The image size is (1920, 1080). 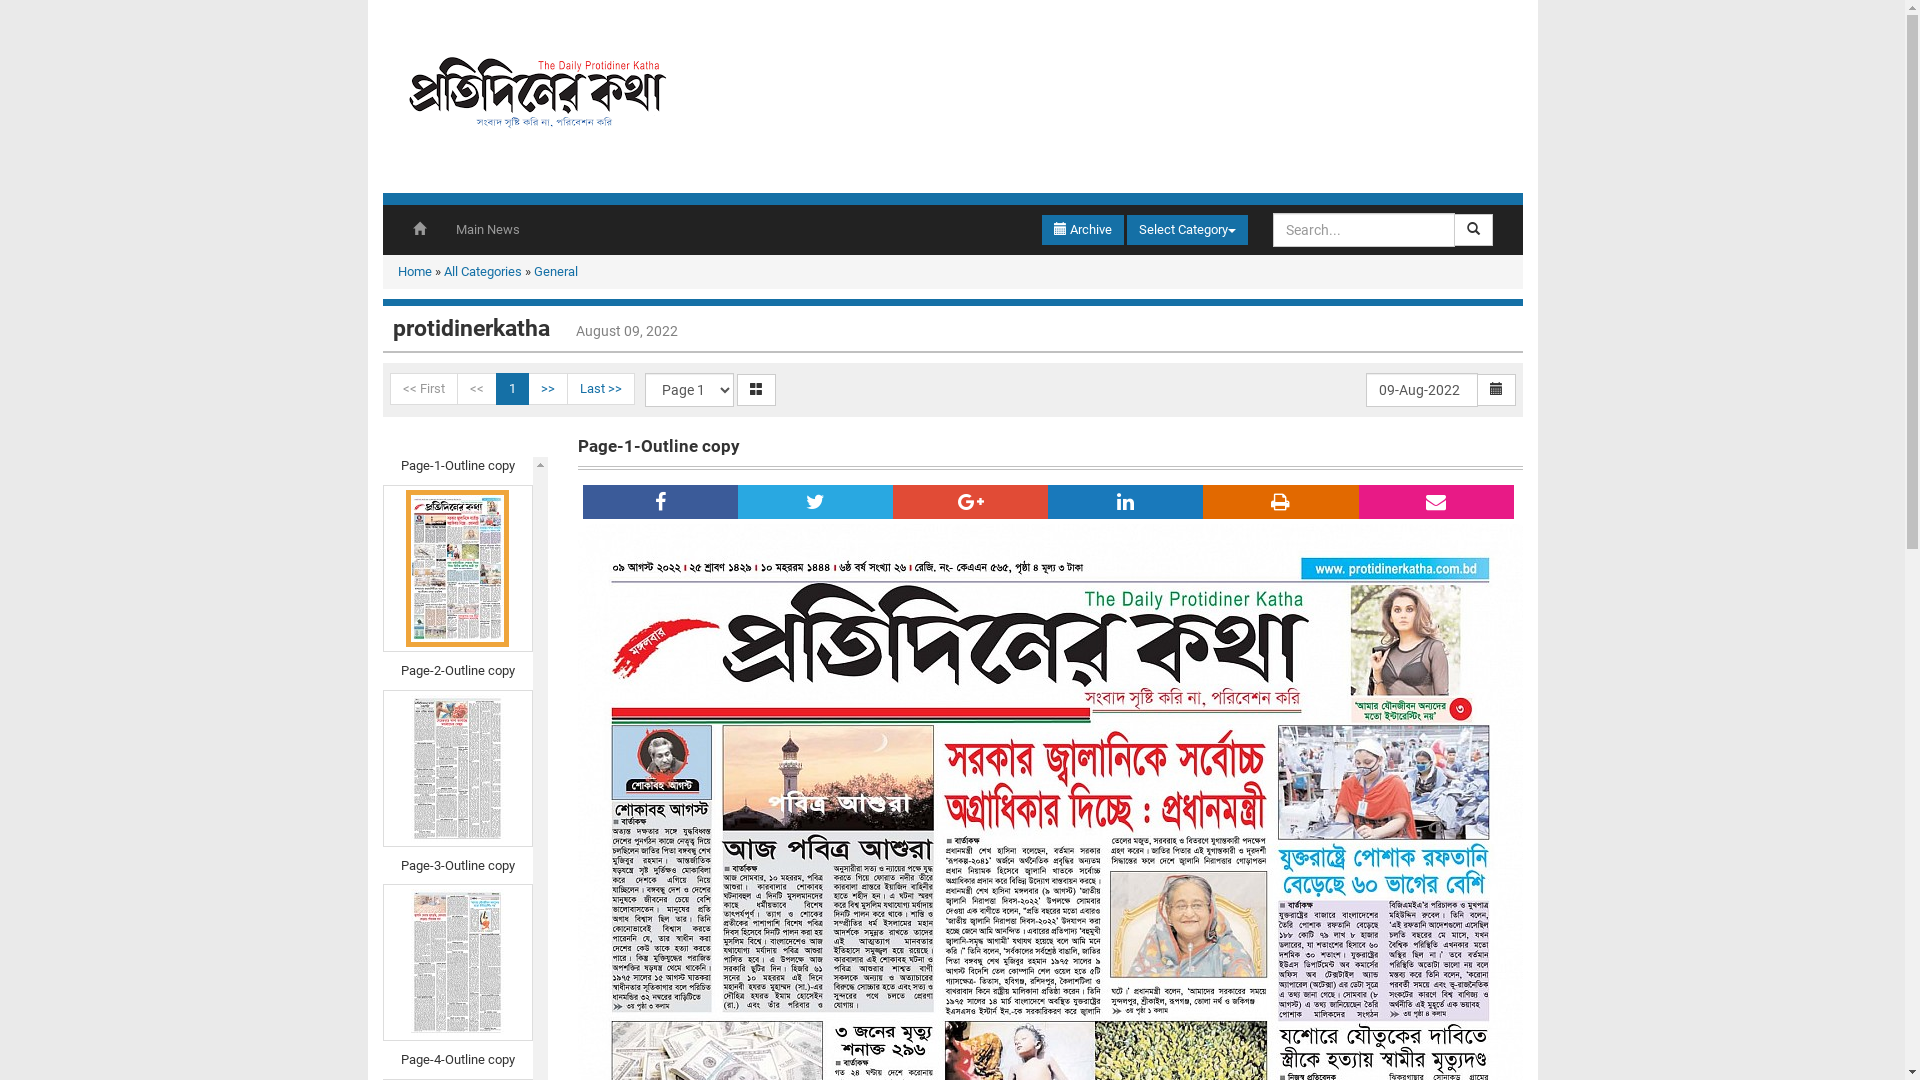 What do you see at coordinates (547, 389) in the screenshot?
I see `'>>'` at bounding box center [547, 389].